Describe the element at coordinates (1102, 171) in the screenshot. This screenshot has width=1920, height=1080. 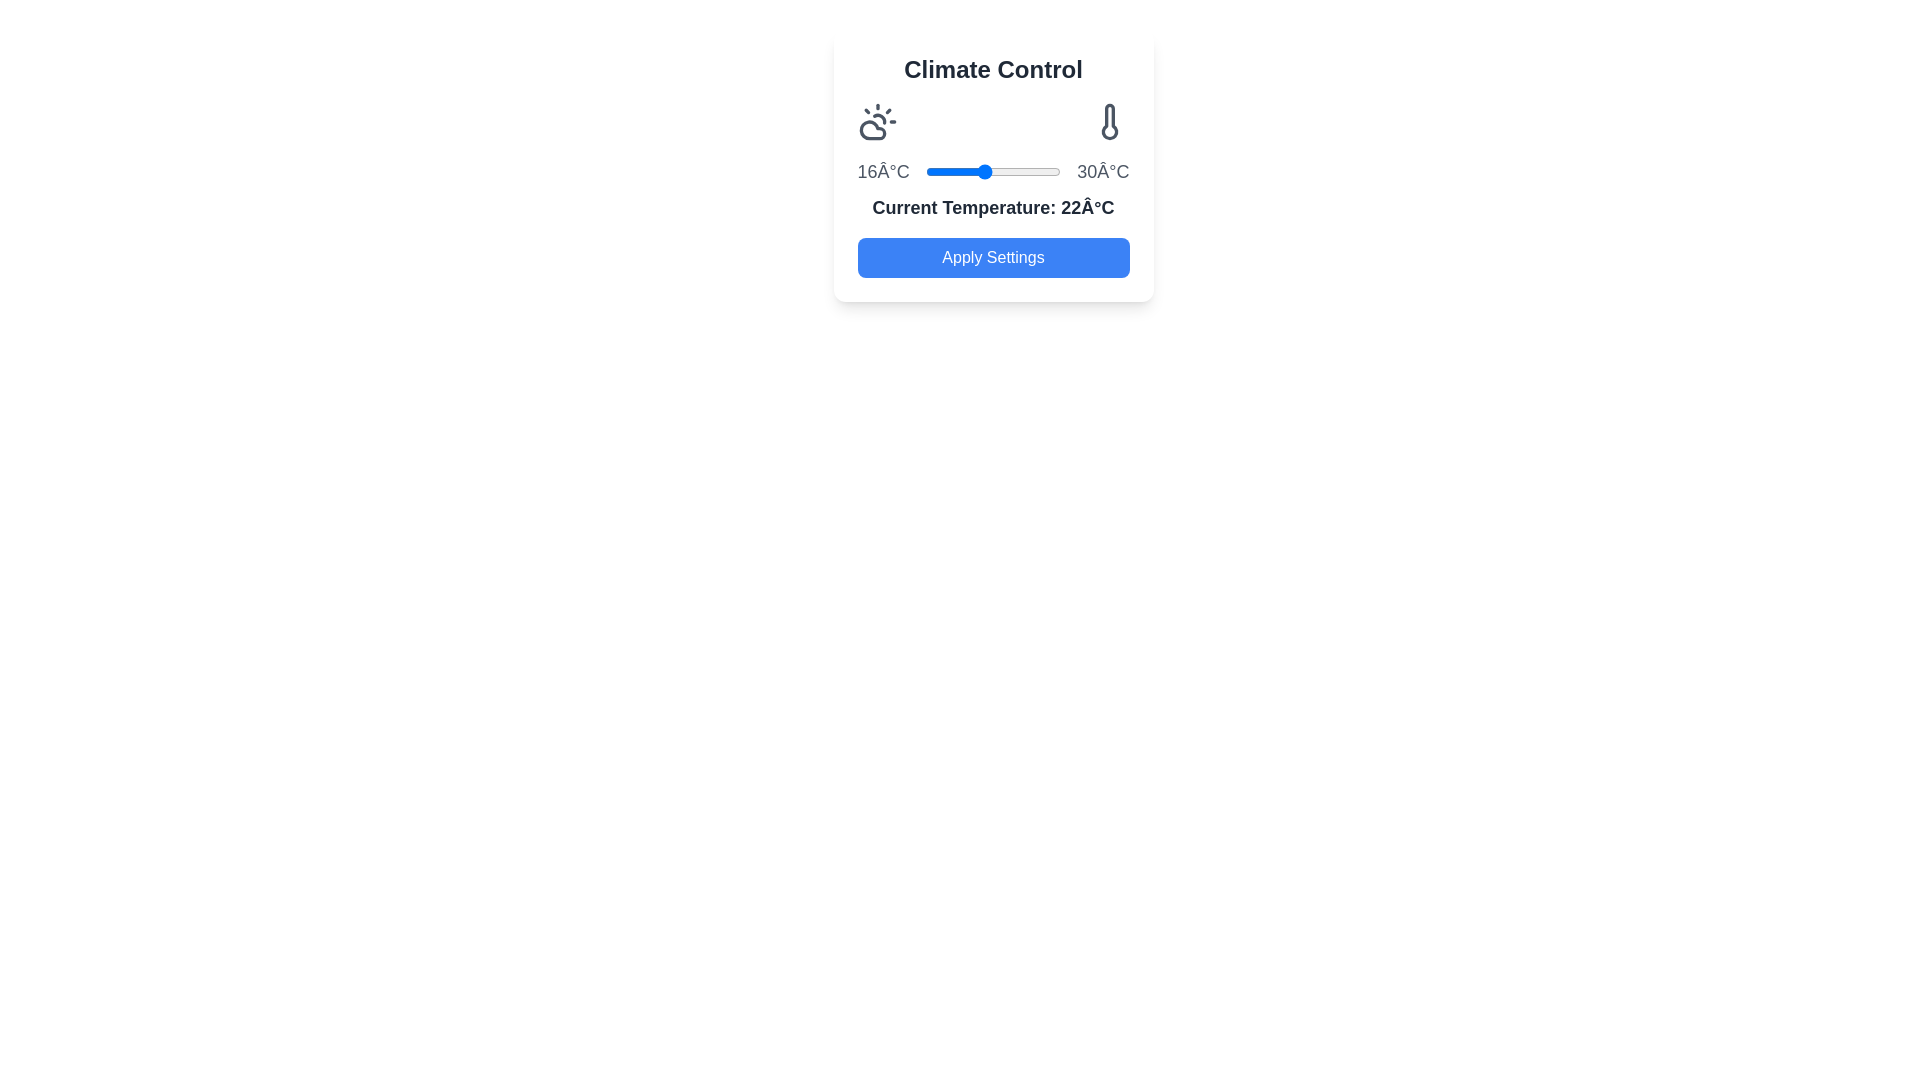
I see `the temperature label displaying '30°C', which is located in the 'Climate Control' panel at the top right corner of the slider, styled in large bold gray font` at that location.